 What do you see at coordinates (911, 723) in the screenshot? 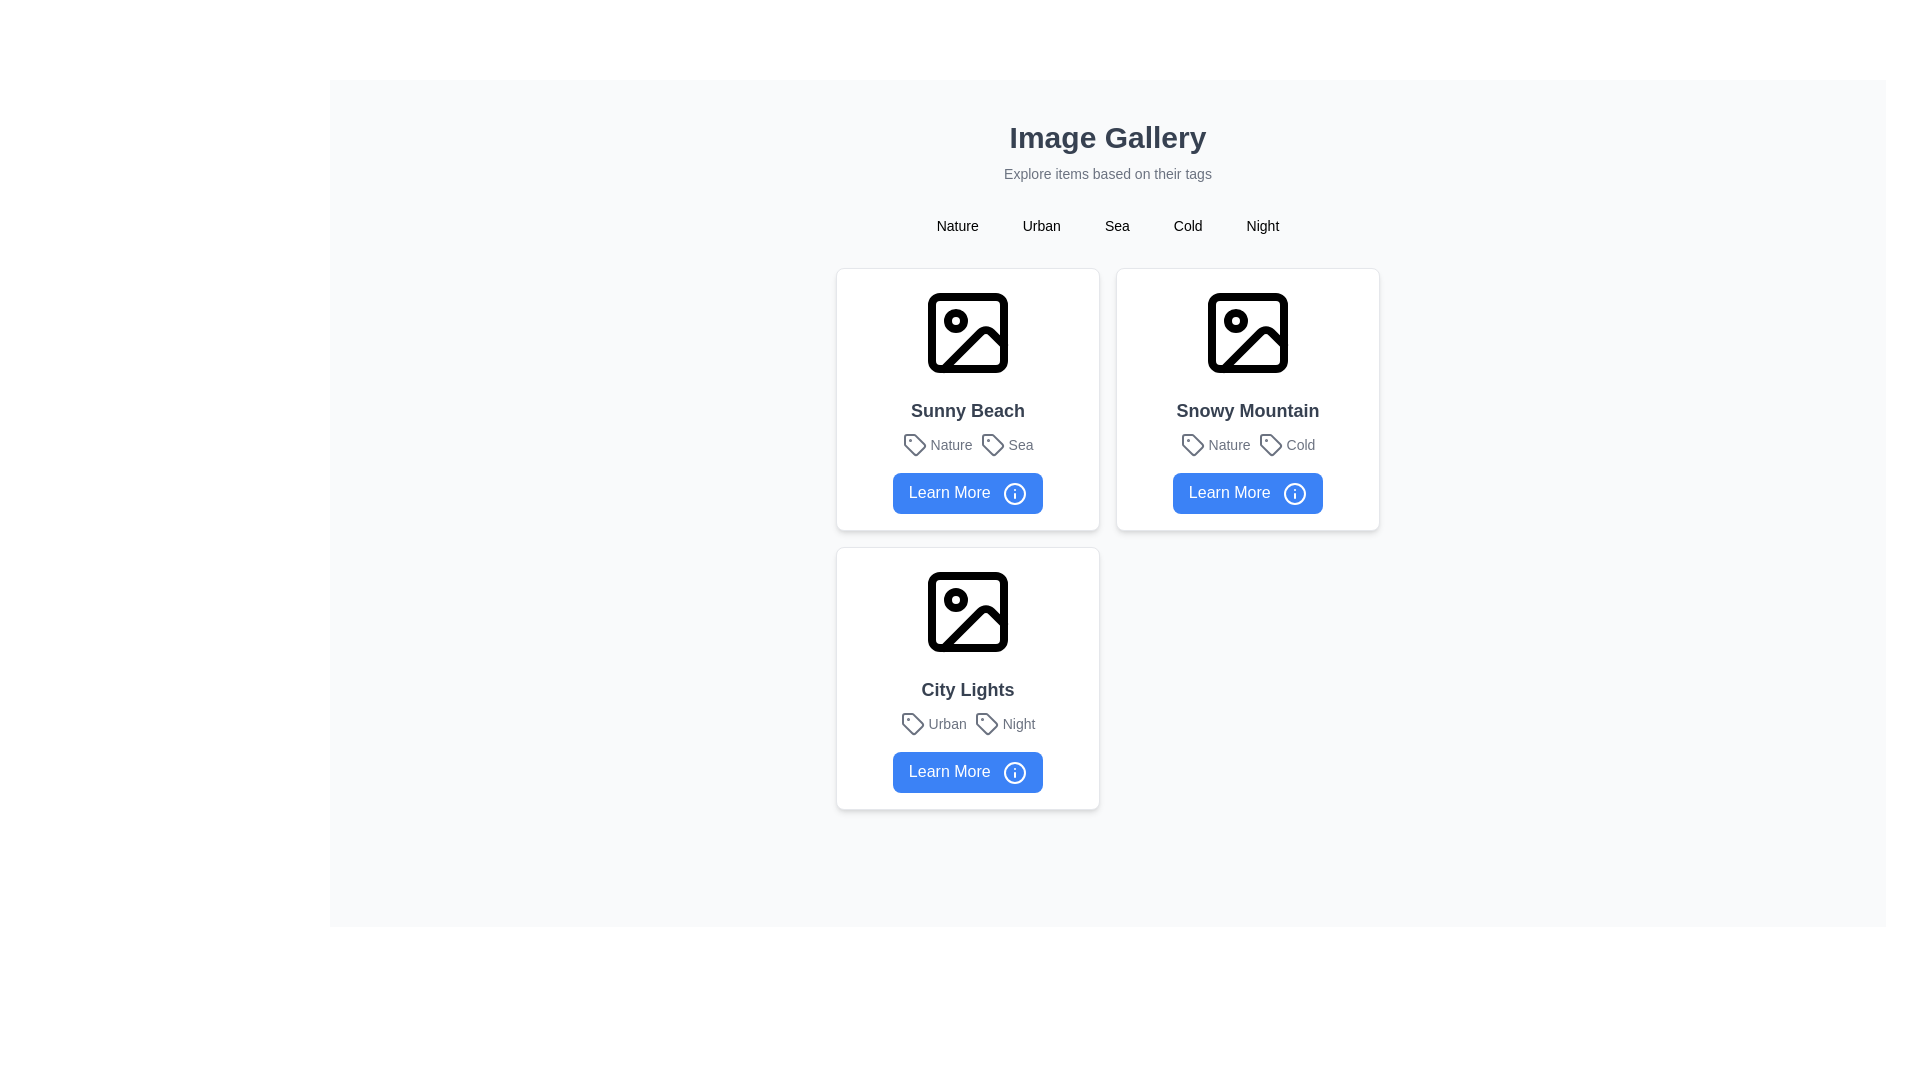
I see `the icon resembling a tag, which is part of the 'City Lights' card in the third row, located to the left of the text 'Urban'` at bounding box center [911, 723].